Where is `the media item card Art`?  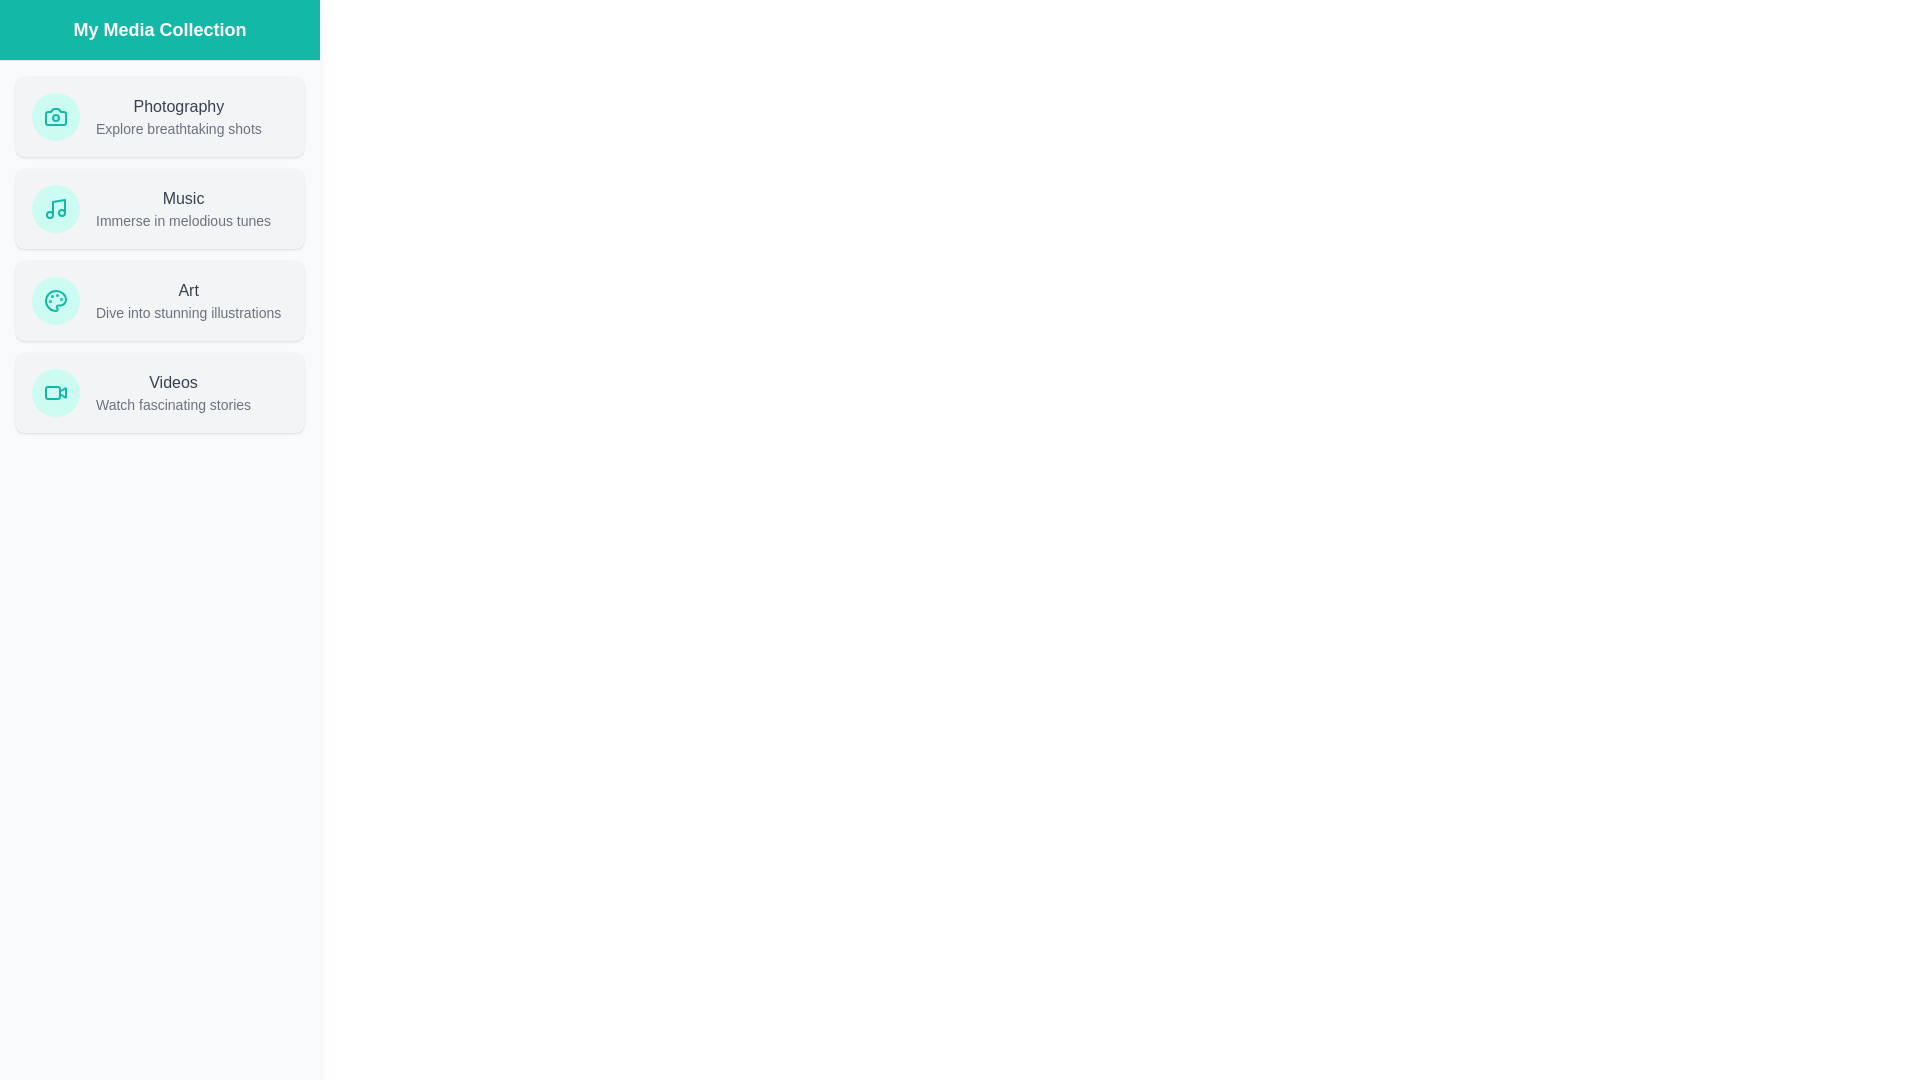
the media item card Art is located at coordinates (158, 300).